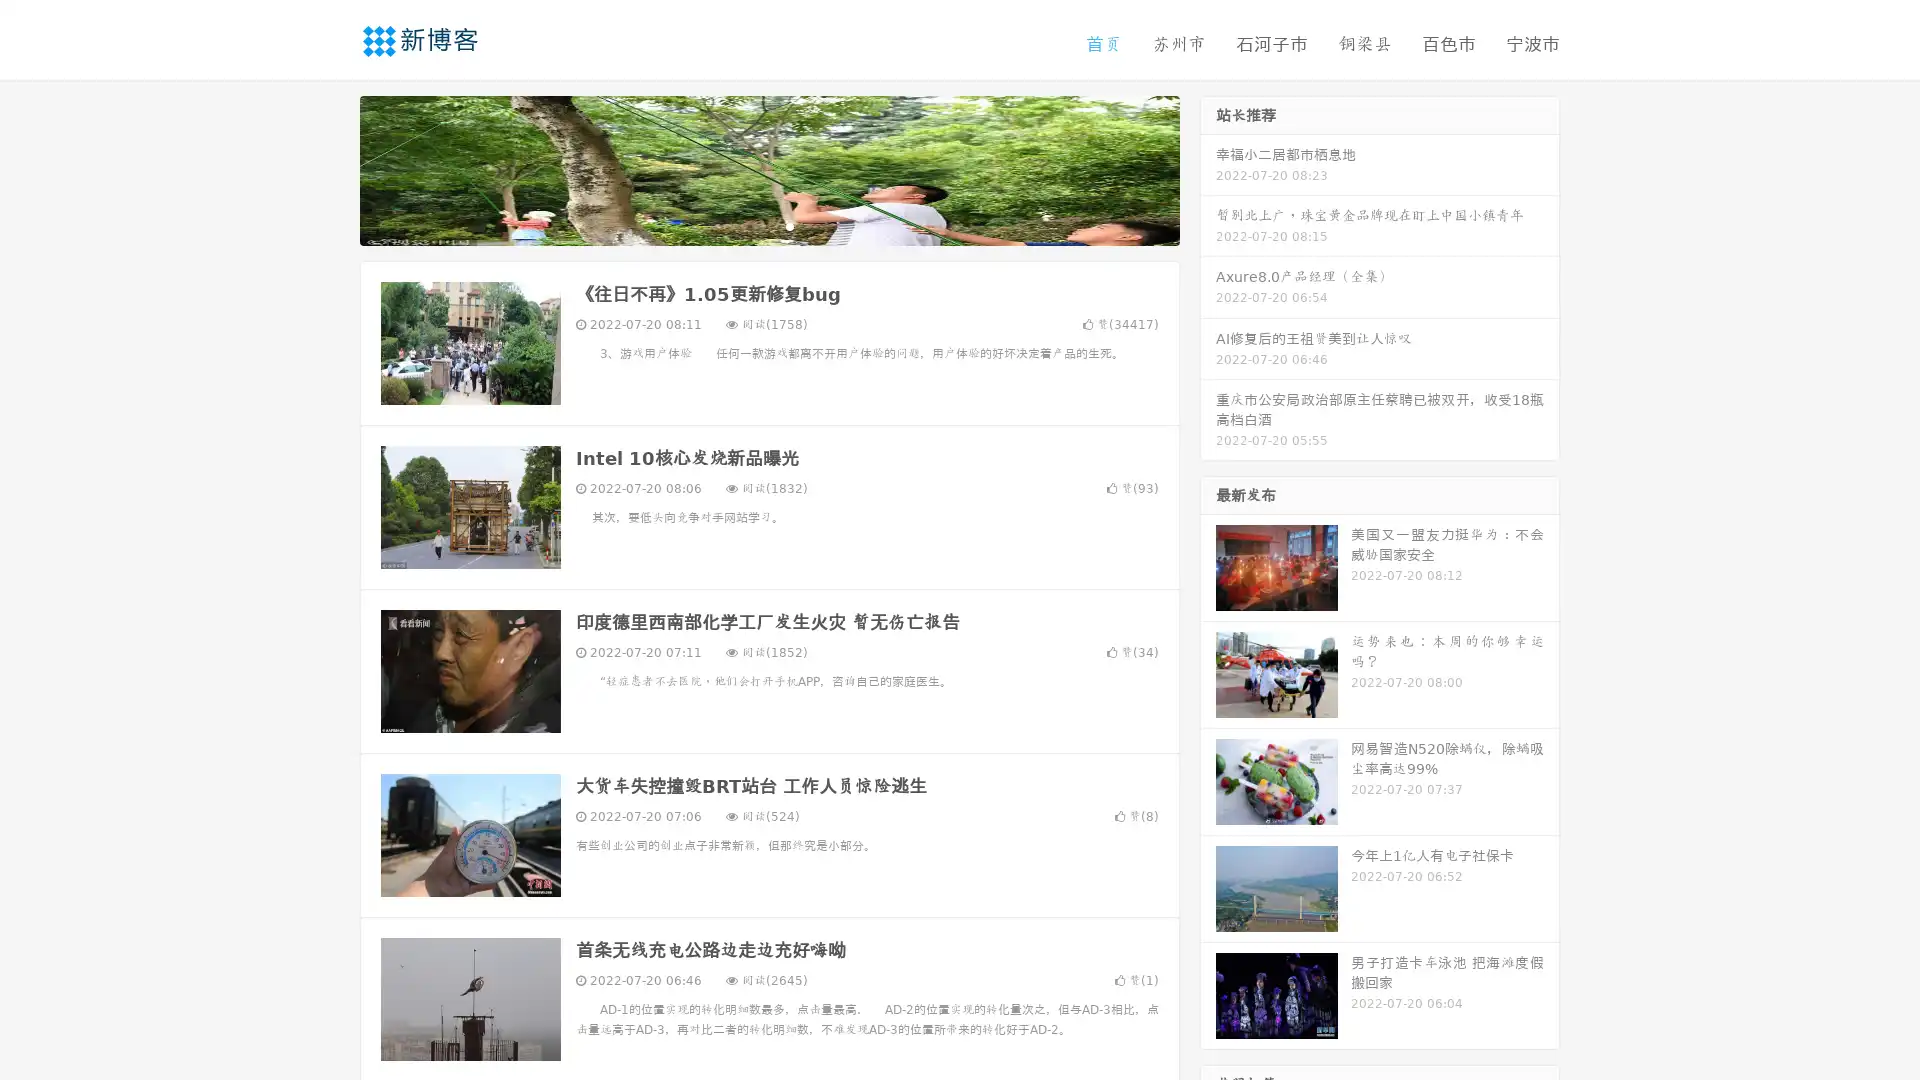 The width and height of the screenshot is (1920, 1080). What do you see at coordinates (789, 225) in the screenshot?
I see `Go to slide 3` at bounding box center [789, 225].